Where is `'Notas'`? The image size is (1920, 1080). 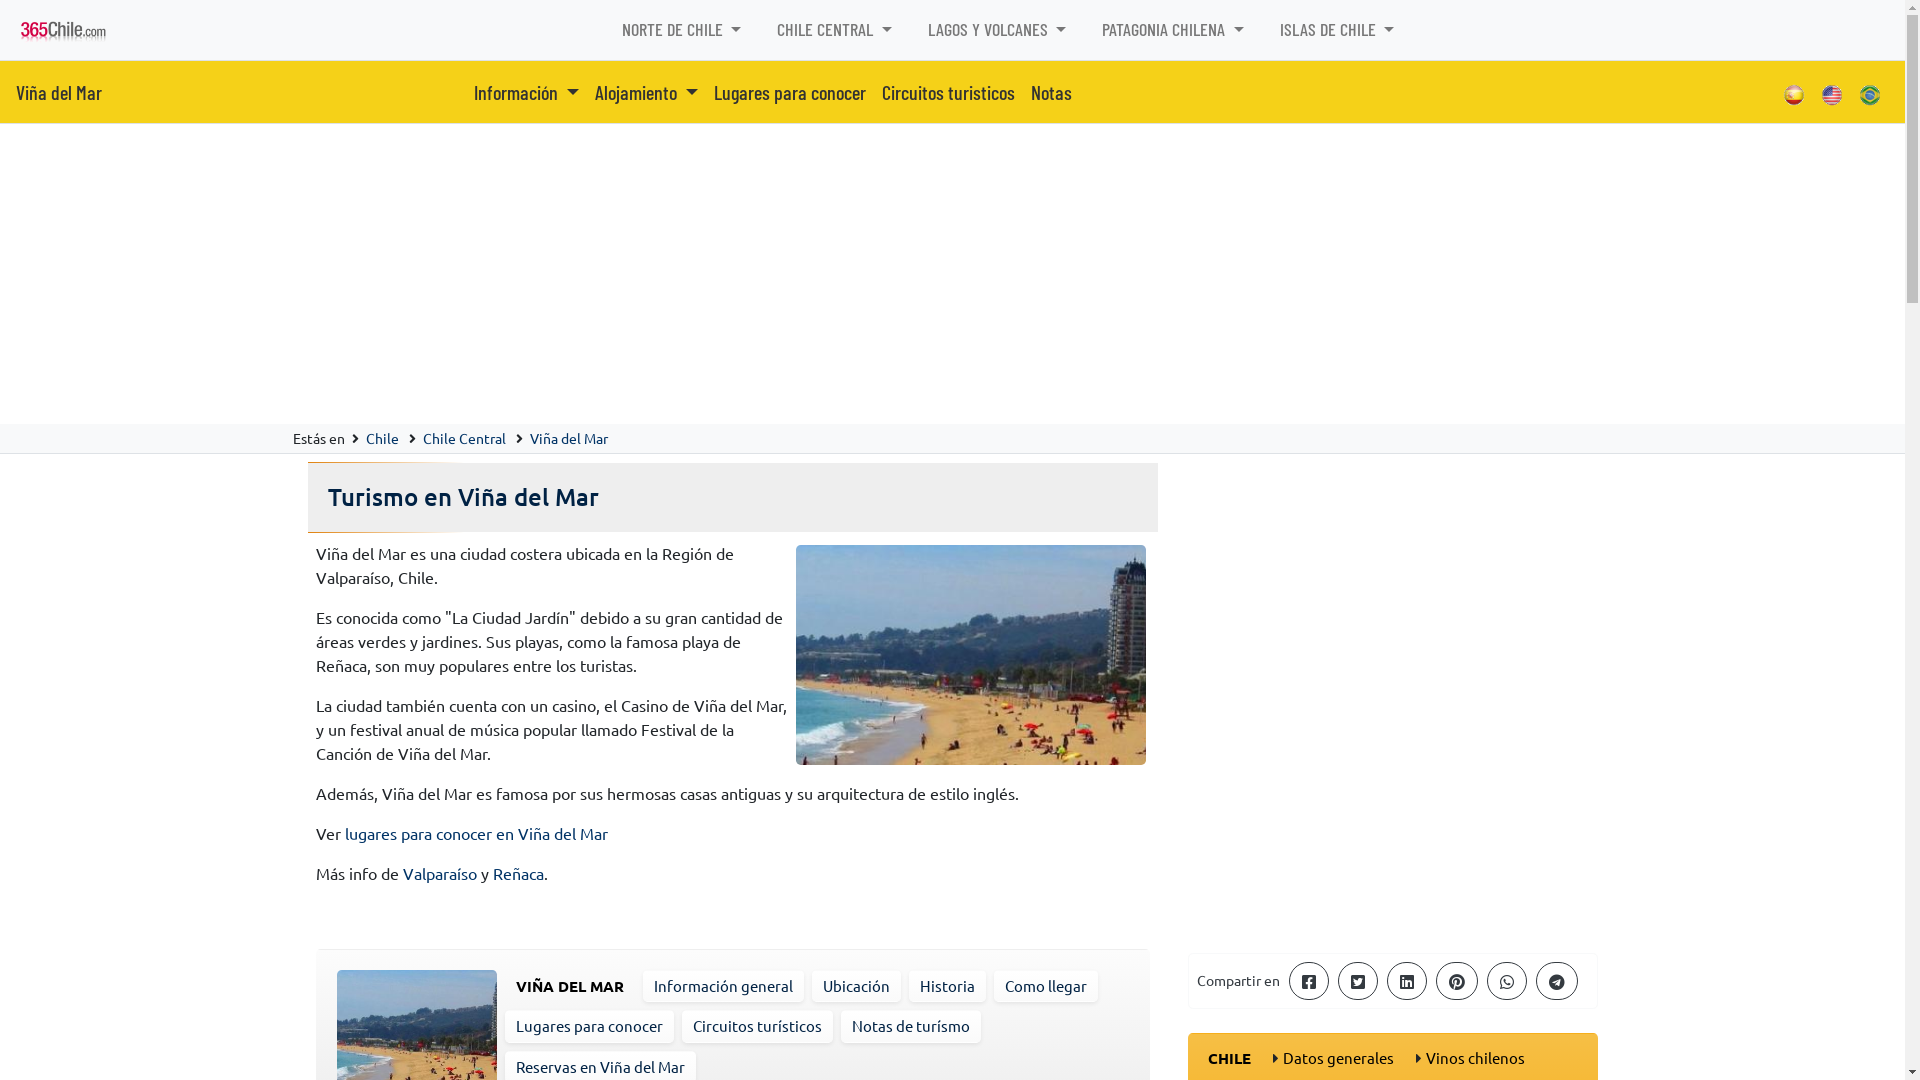 'Notas' is located at coordinates (1050, 92).